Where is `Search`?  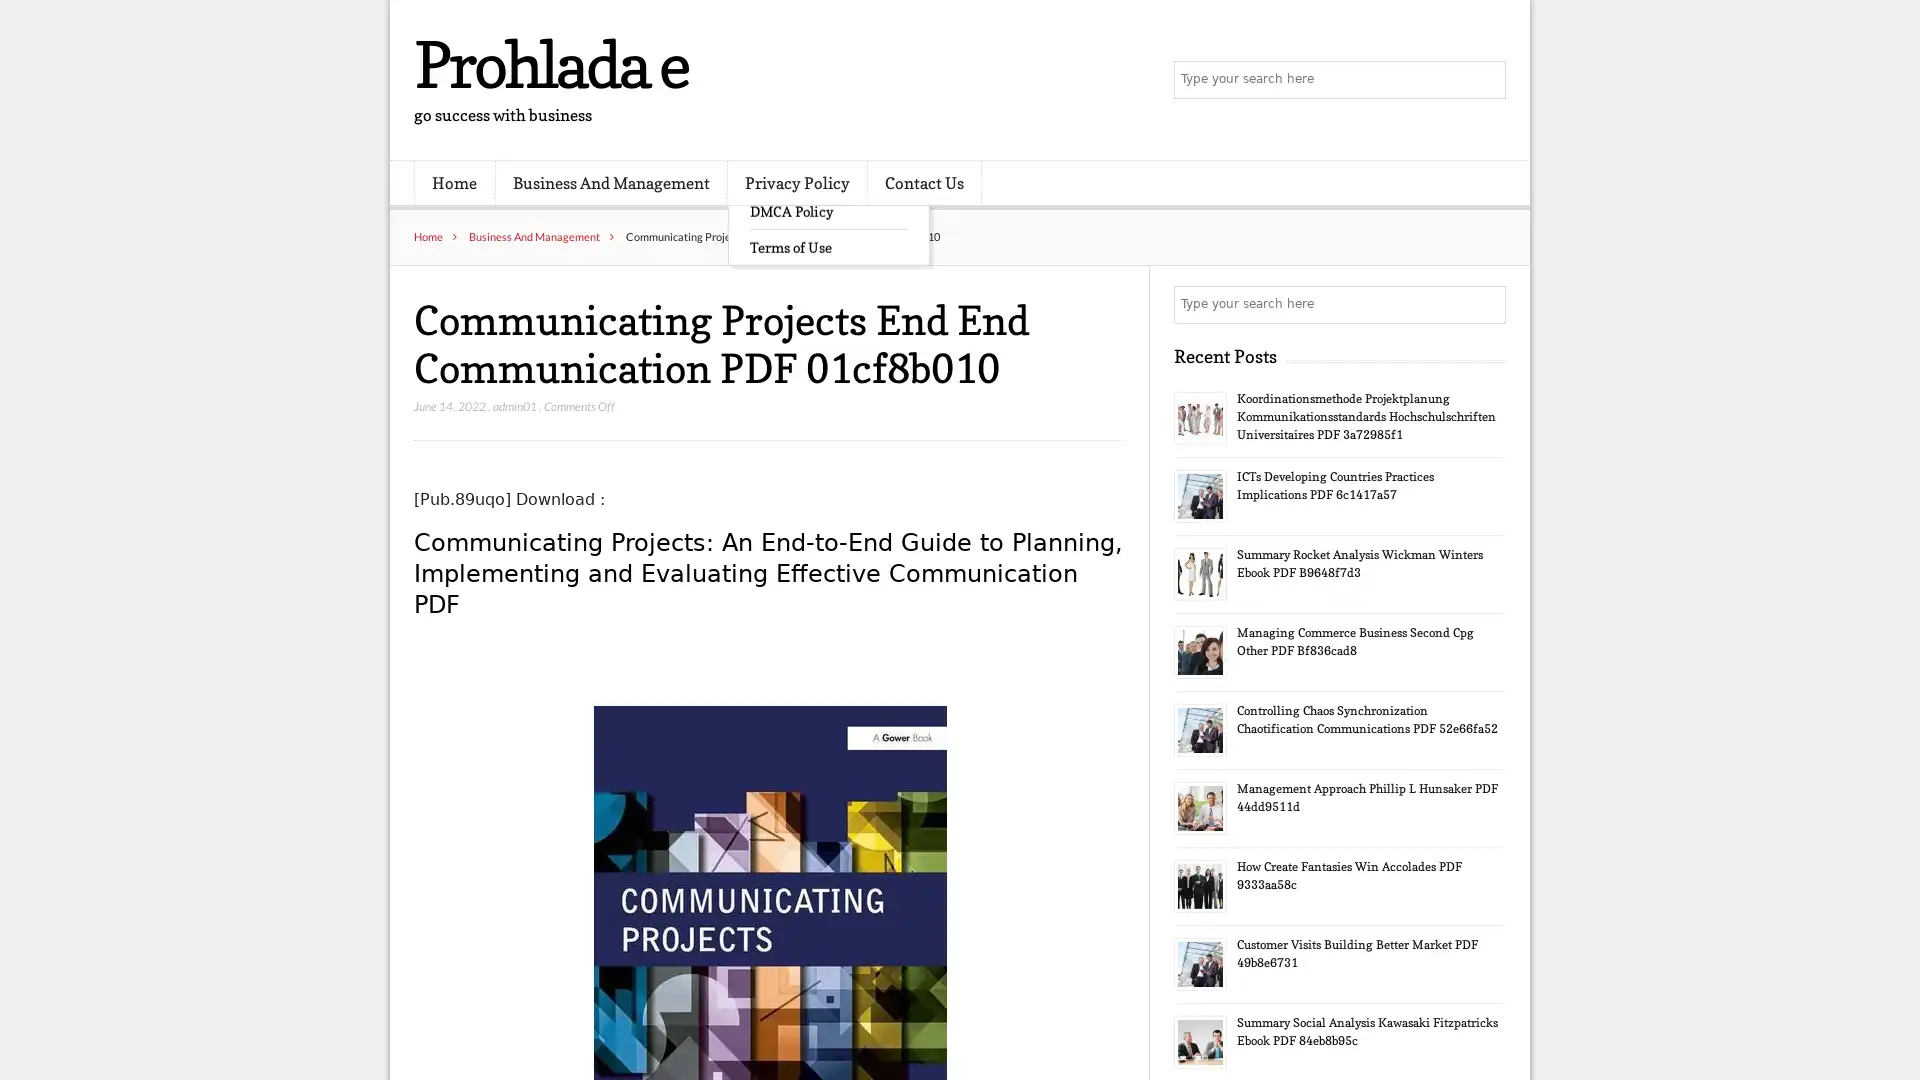 Search is located at coordinates (1485, 304).